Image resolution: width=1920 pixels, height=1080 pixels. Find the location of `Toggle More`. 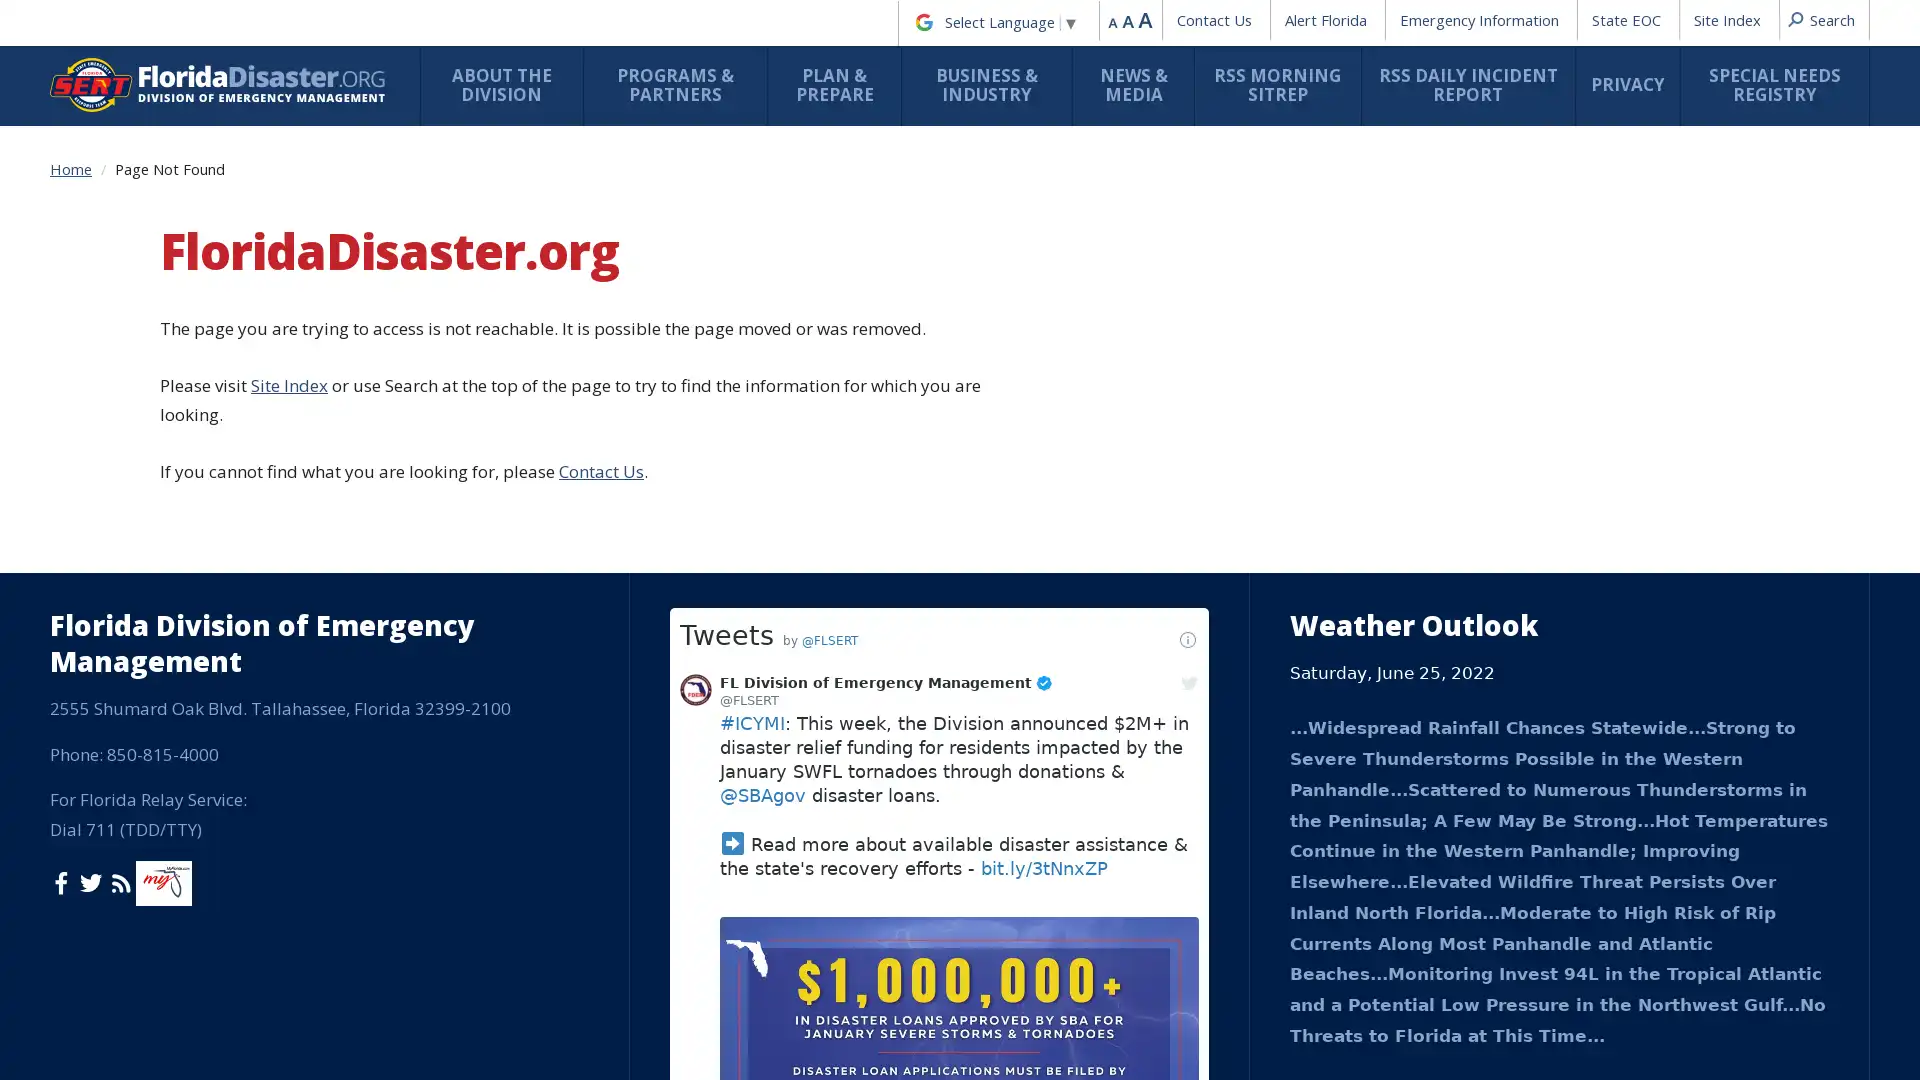

Toggle More is located at coordinates (801, 675).